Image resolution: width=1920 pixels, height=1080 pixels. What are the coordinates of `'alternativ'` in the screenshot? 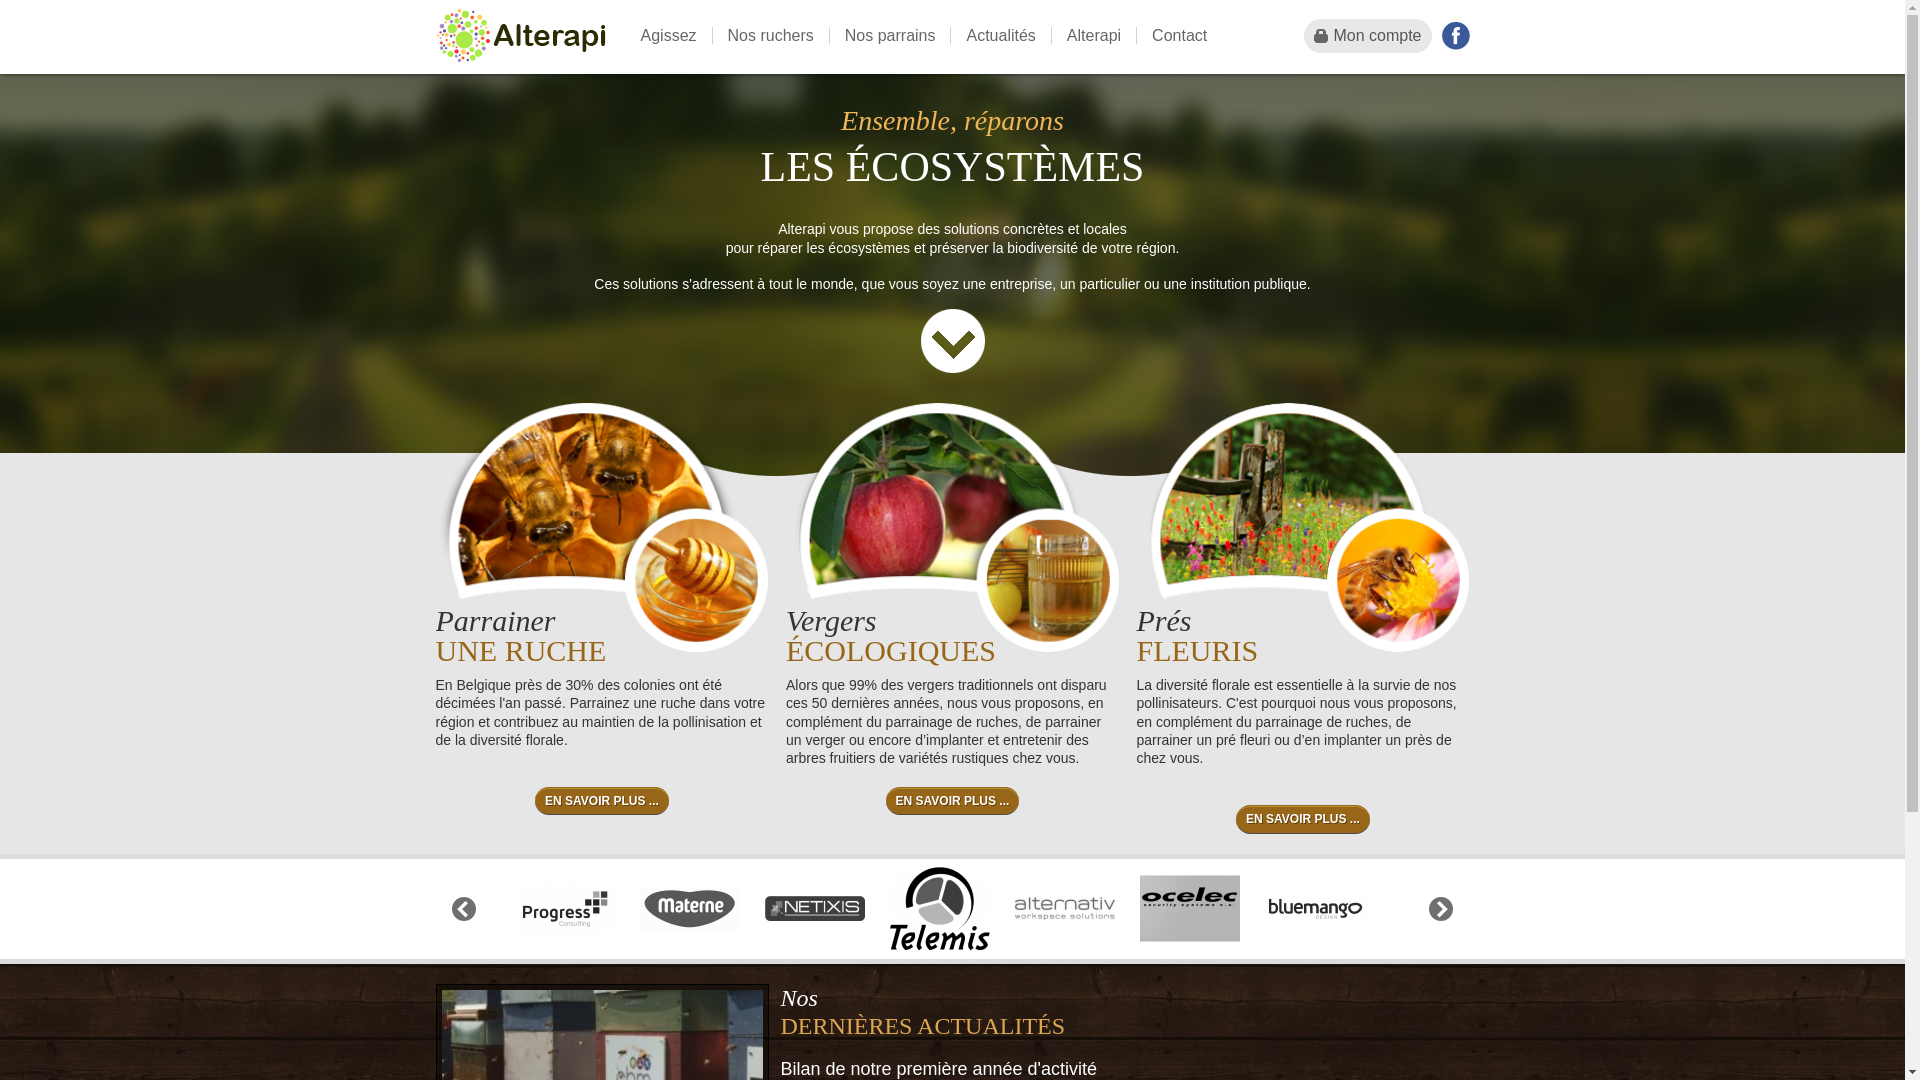 It's located at (1064, 909).